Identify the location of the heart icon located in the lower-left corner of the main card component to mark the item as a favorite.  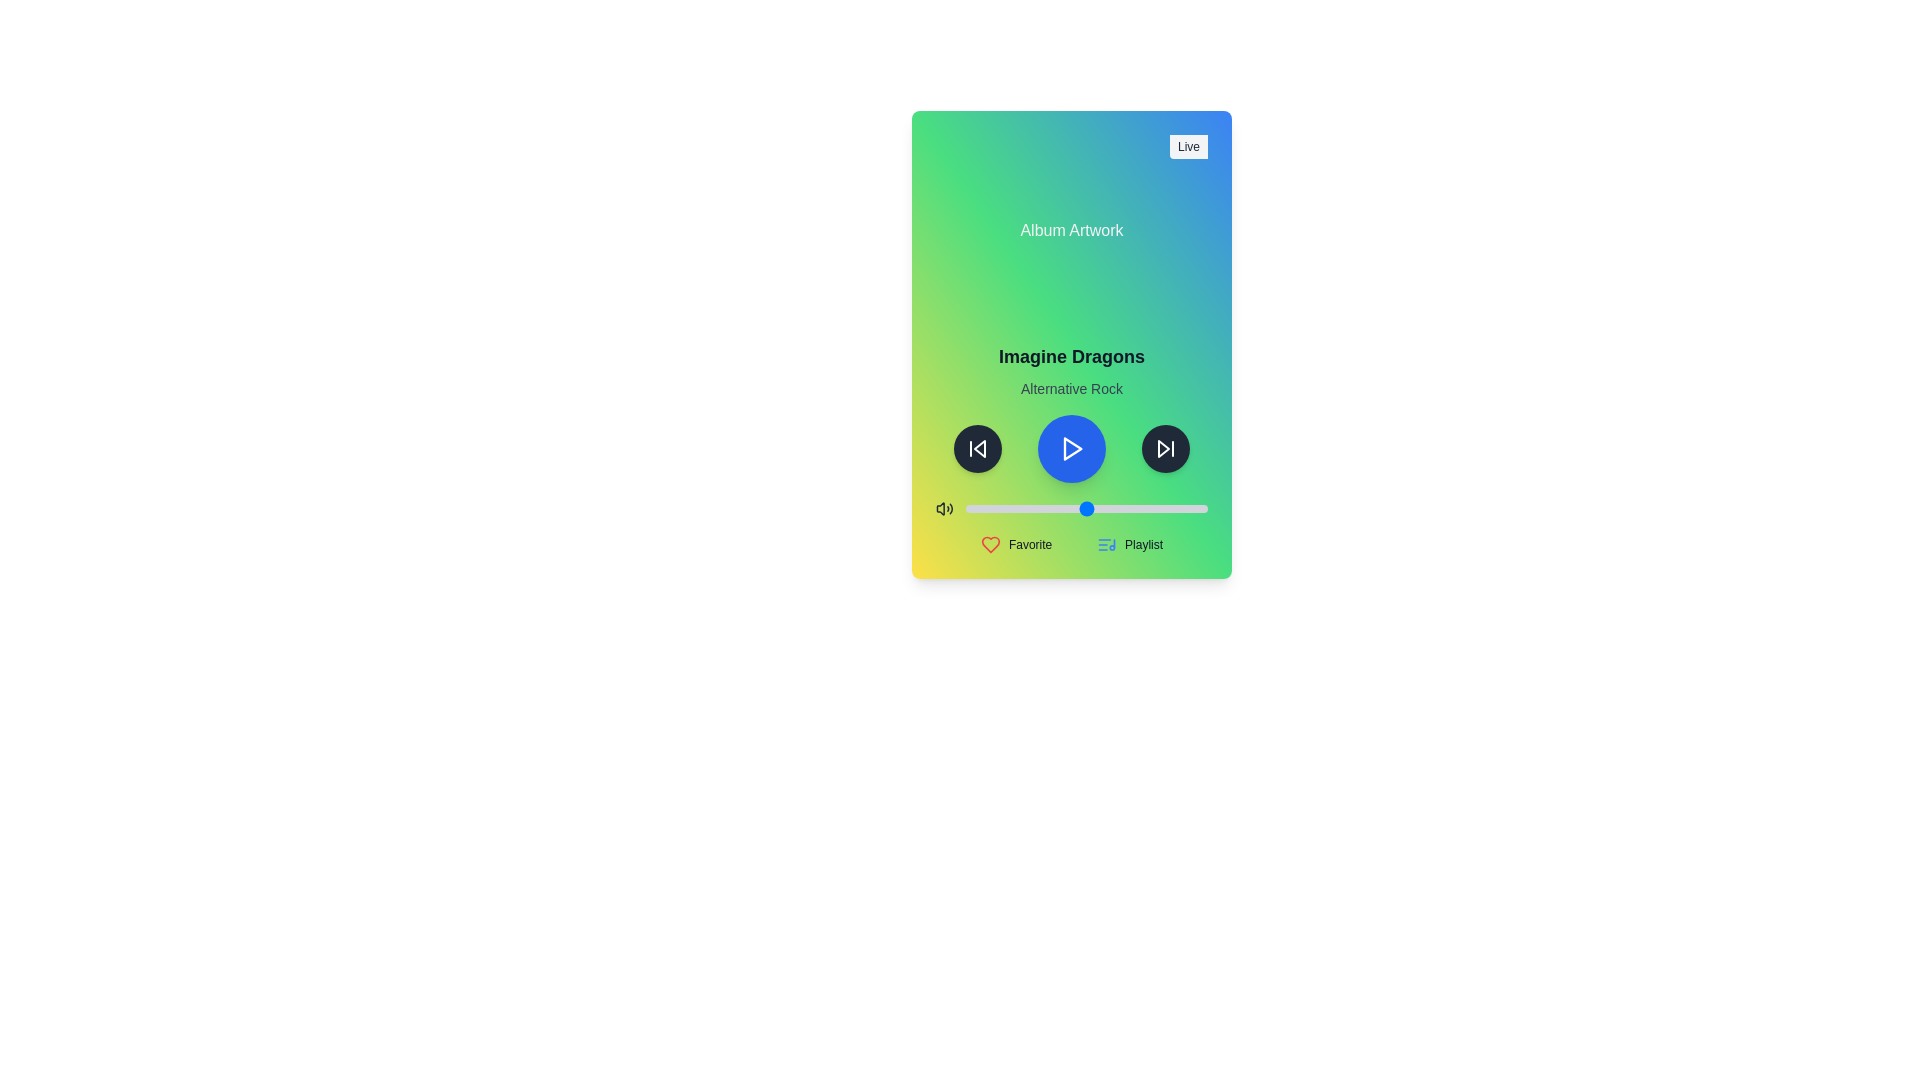
(990, 544).